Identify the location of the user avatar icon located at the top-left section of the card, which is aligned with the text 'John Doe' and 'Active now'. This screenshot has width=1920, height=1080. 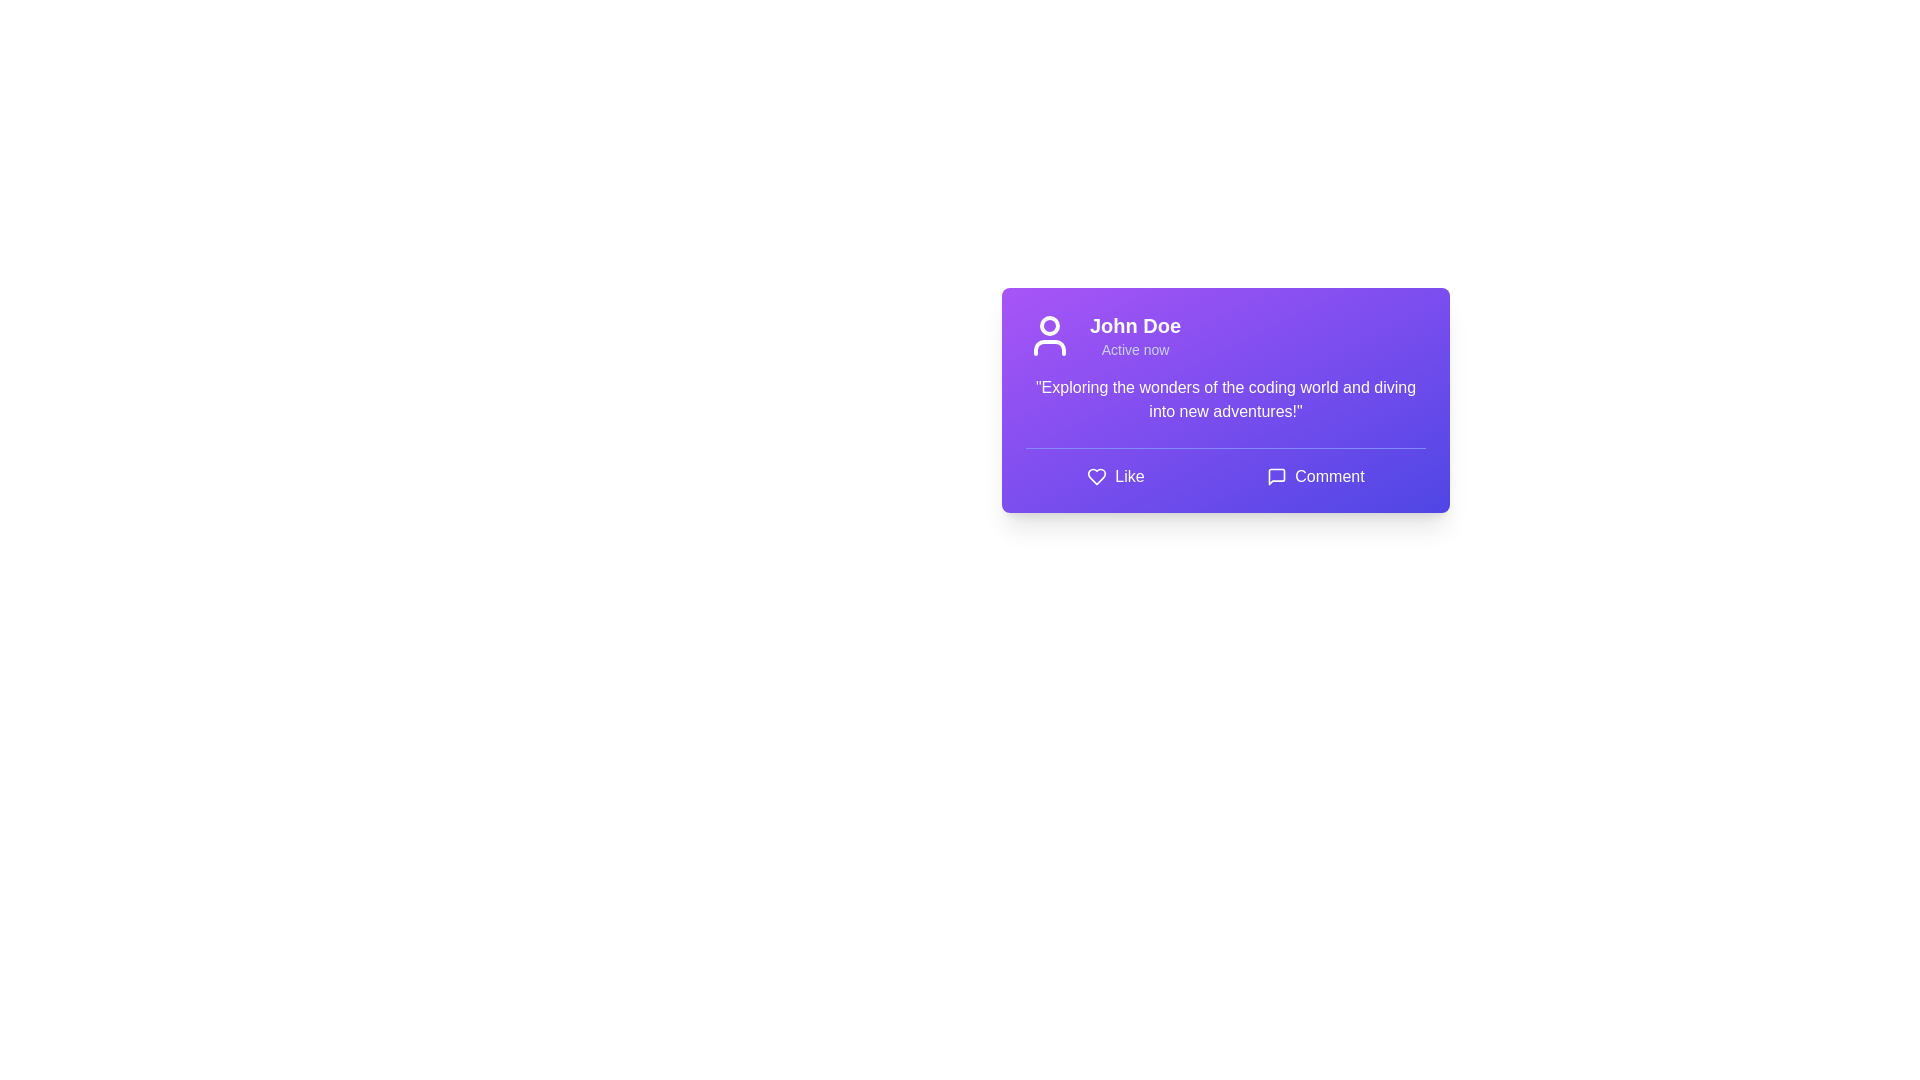
(1049, 334).